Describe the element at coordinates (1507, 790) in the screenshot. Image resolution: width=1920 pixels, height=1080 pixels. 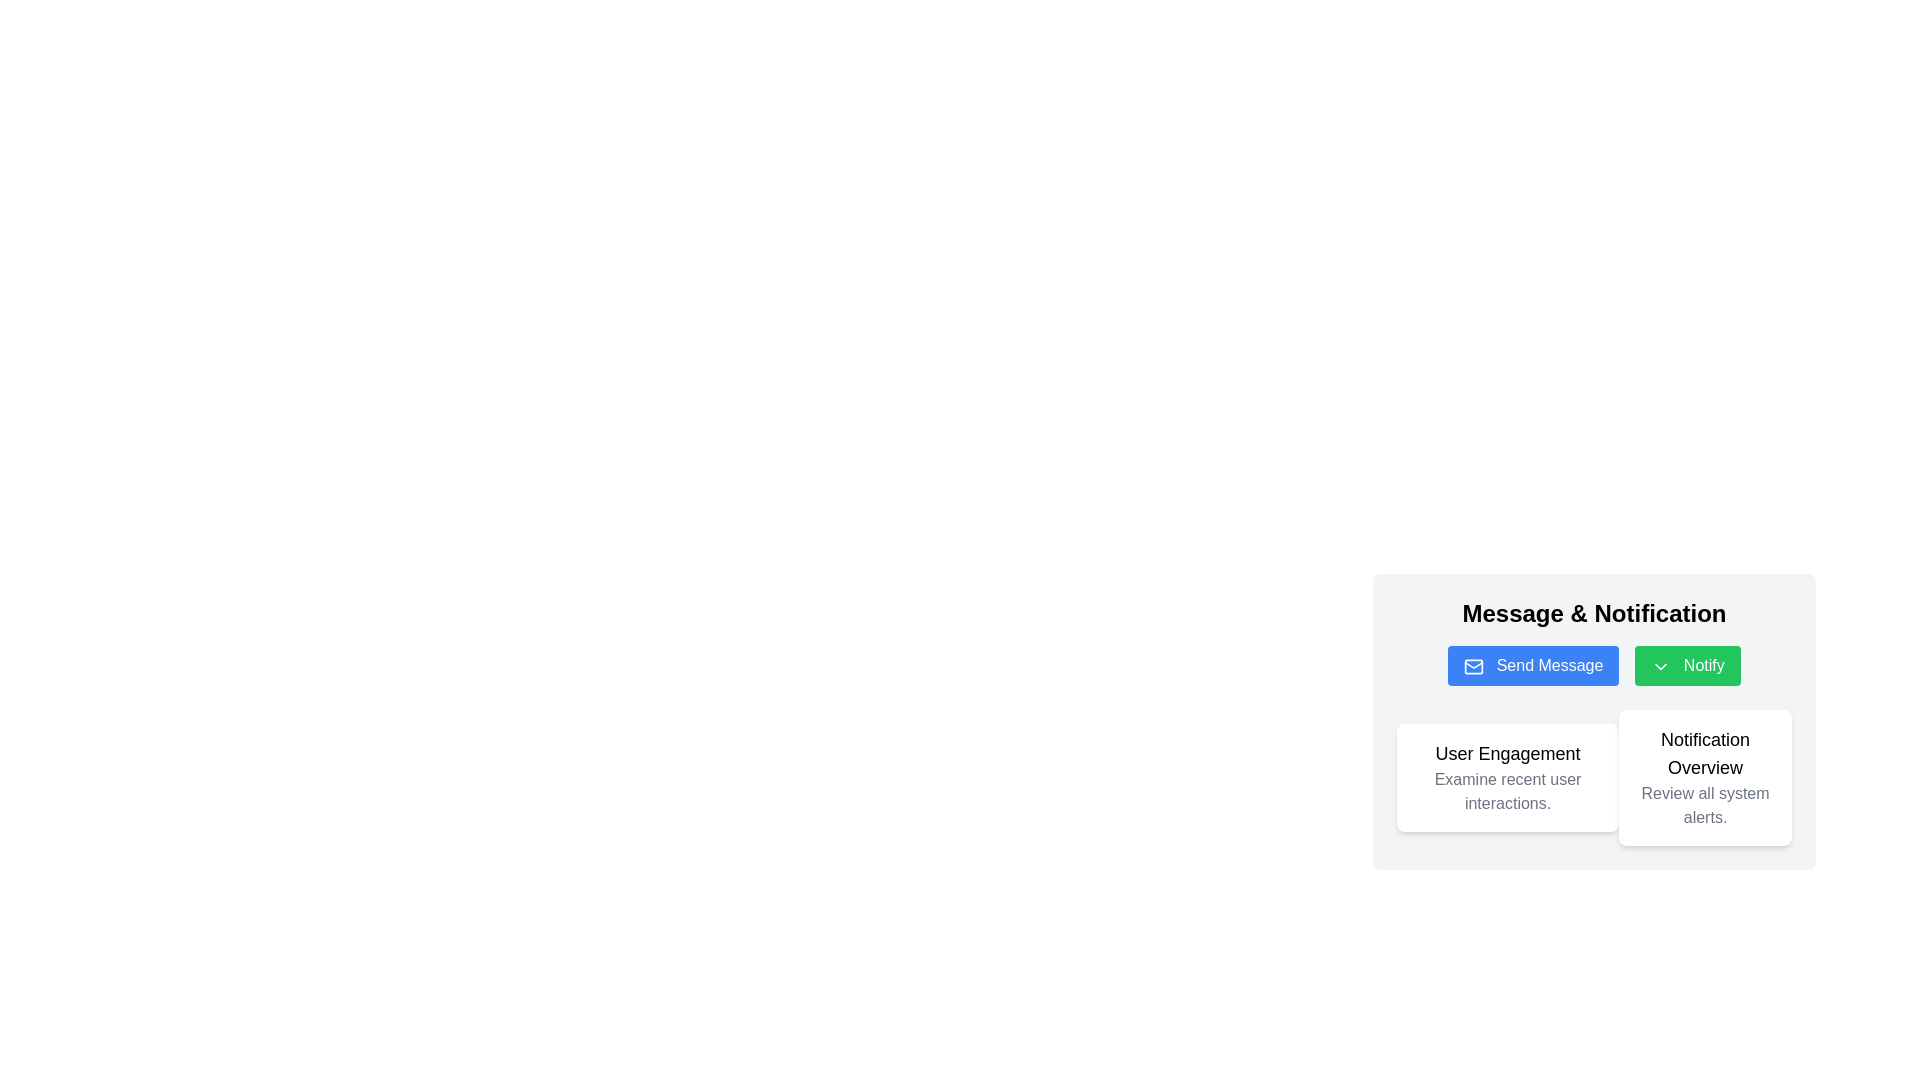
I see `the descriptive text within the 'User Engagement' card, located below its header, to provide context about recent user interactions` at that location.